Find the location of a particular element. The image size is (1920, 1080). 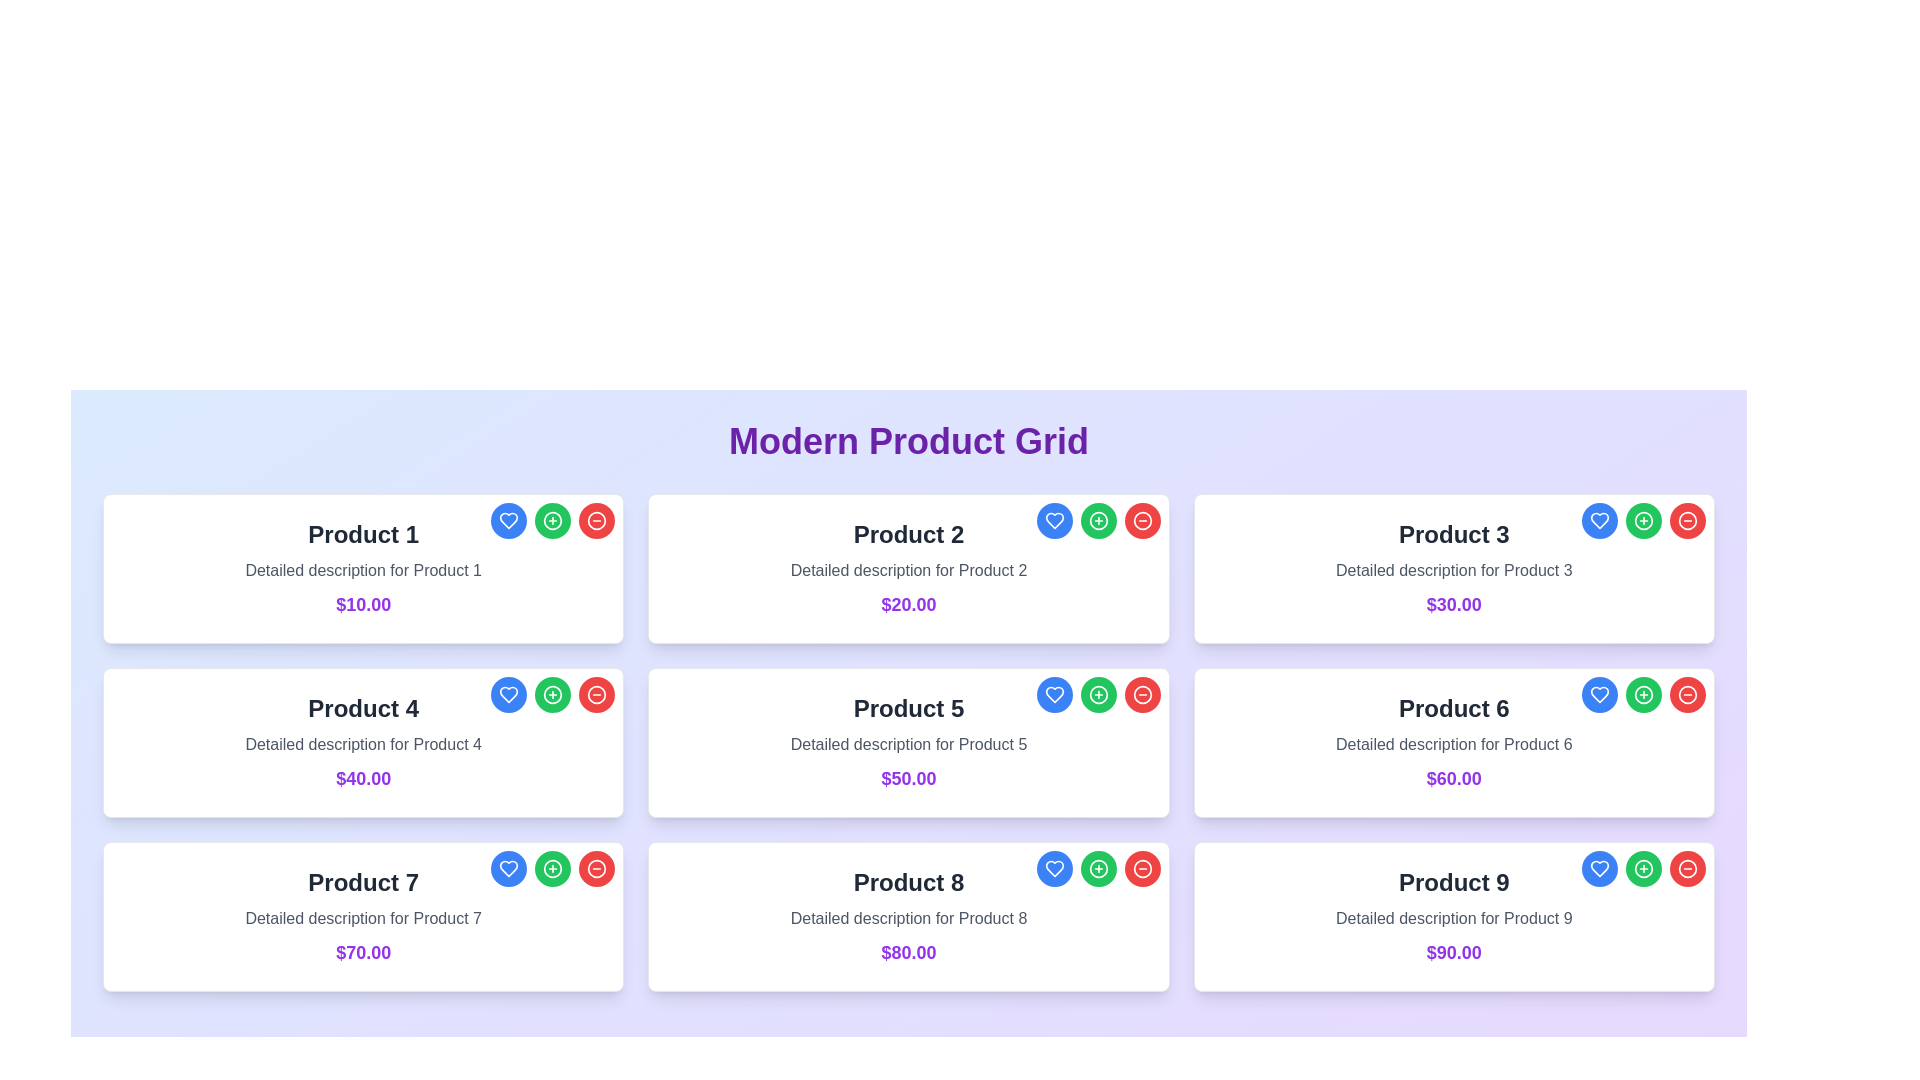

the negative action button for 'Product 3' located at the top-right corner of its card is located at coordinates (1687, 519).